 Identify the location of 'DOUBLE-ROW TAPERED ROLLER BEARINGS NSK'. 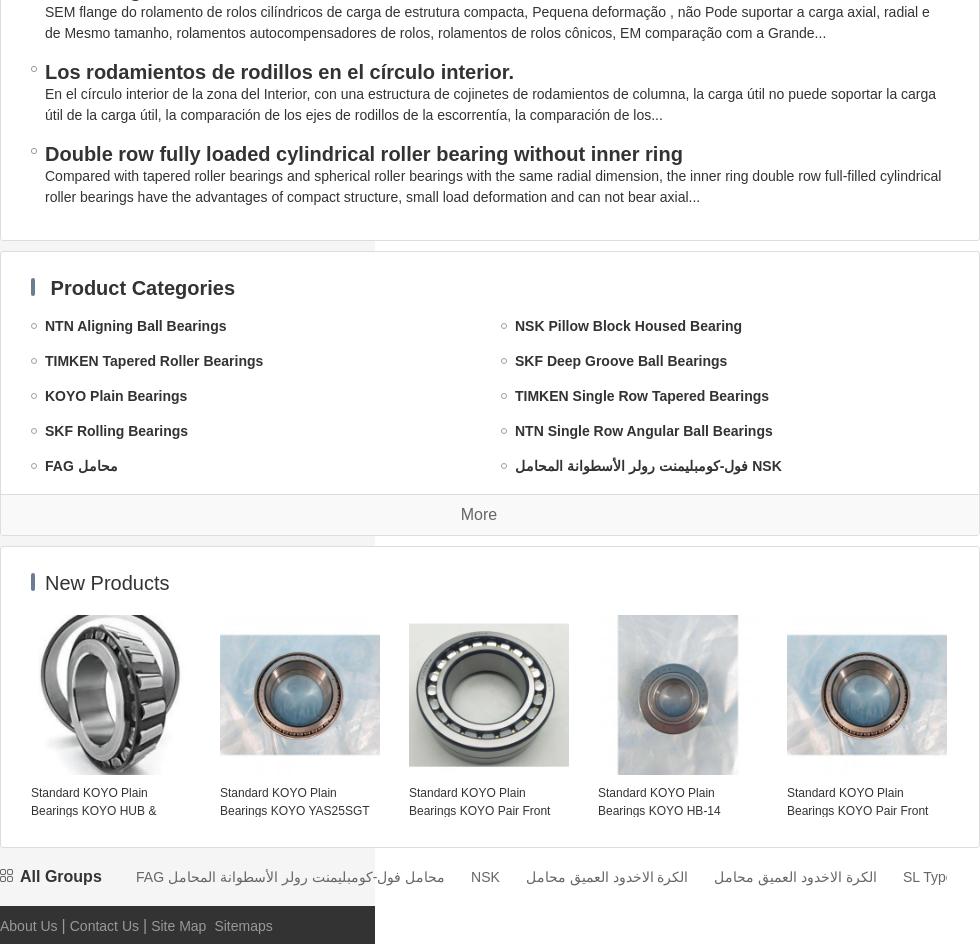
(685, 711).